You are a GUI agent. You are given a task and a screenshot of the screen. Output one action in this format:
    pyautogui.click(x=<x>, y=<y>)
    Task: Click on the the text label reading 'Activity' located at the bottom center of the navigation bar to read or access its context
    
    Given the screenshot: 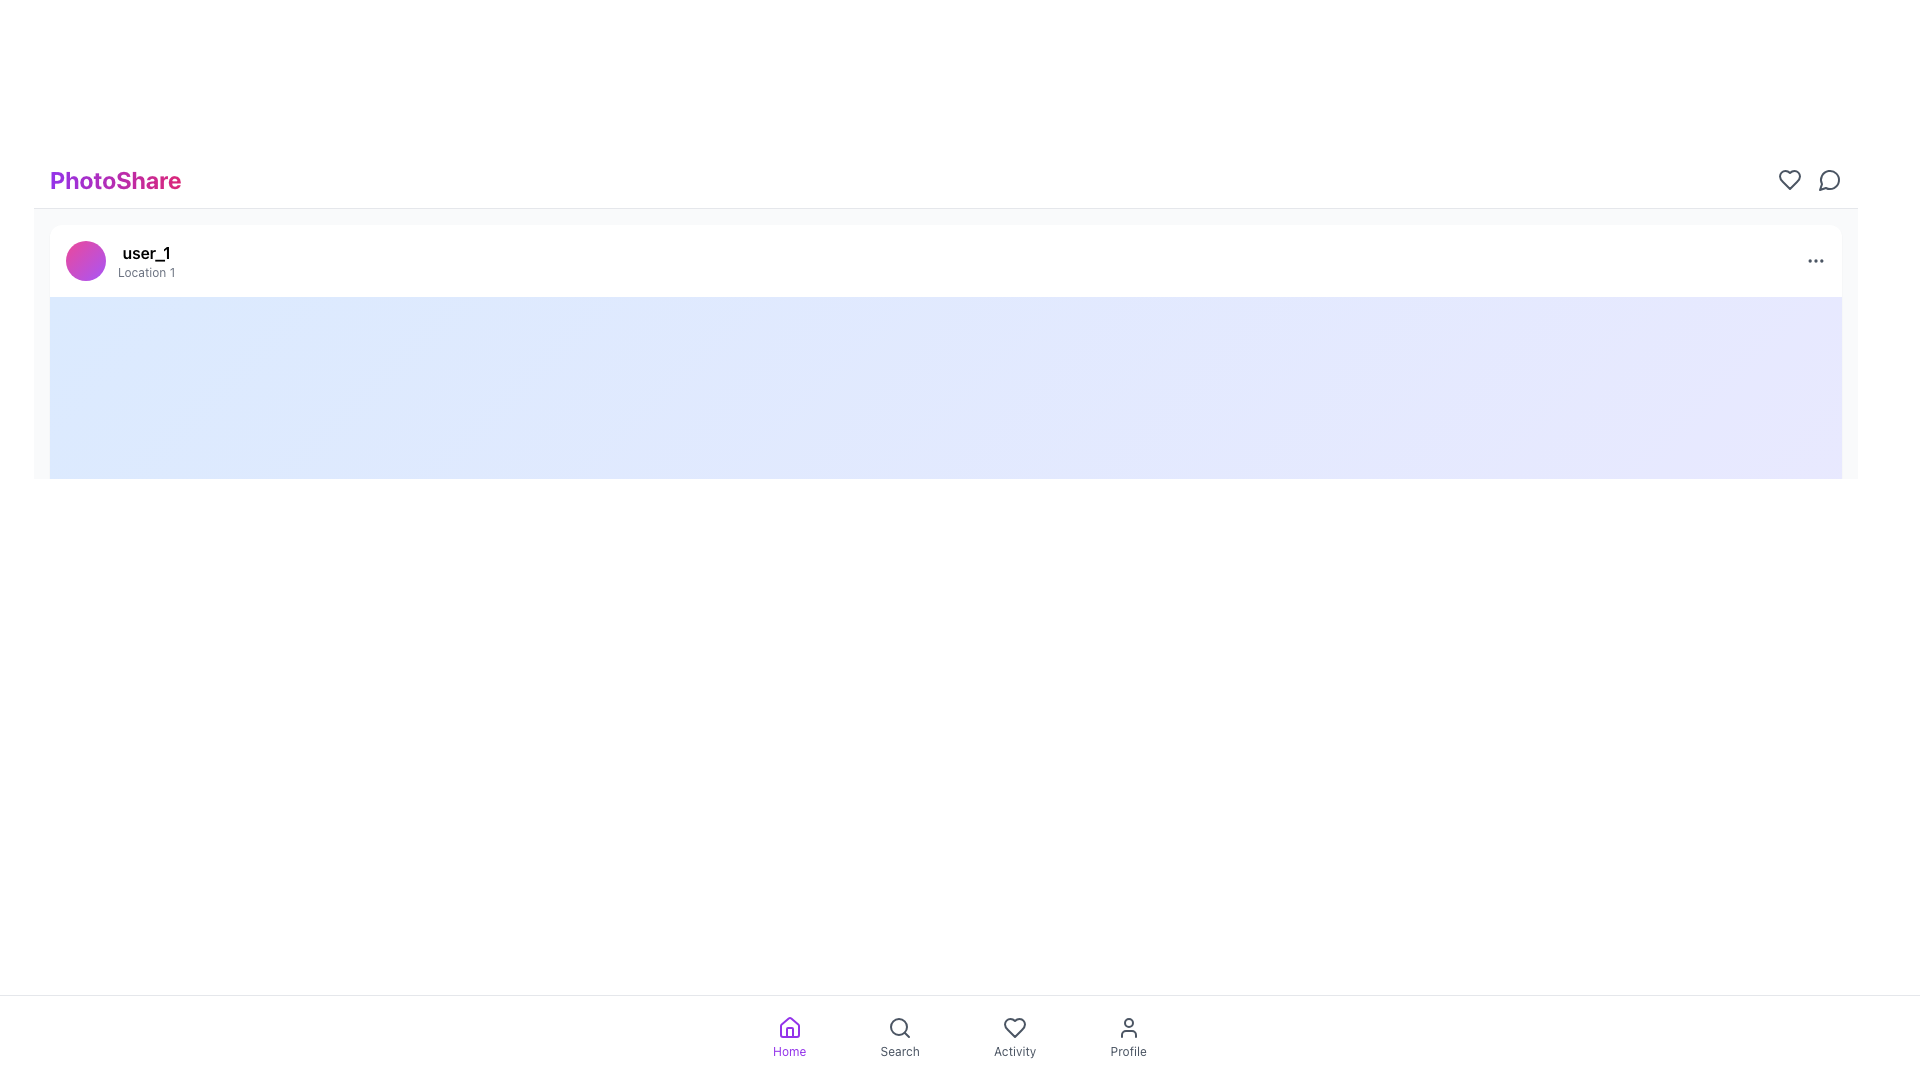 What is the action you would take?
    pyautogui.click(x=1015, y=1051)
    